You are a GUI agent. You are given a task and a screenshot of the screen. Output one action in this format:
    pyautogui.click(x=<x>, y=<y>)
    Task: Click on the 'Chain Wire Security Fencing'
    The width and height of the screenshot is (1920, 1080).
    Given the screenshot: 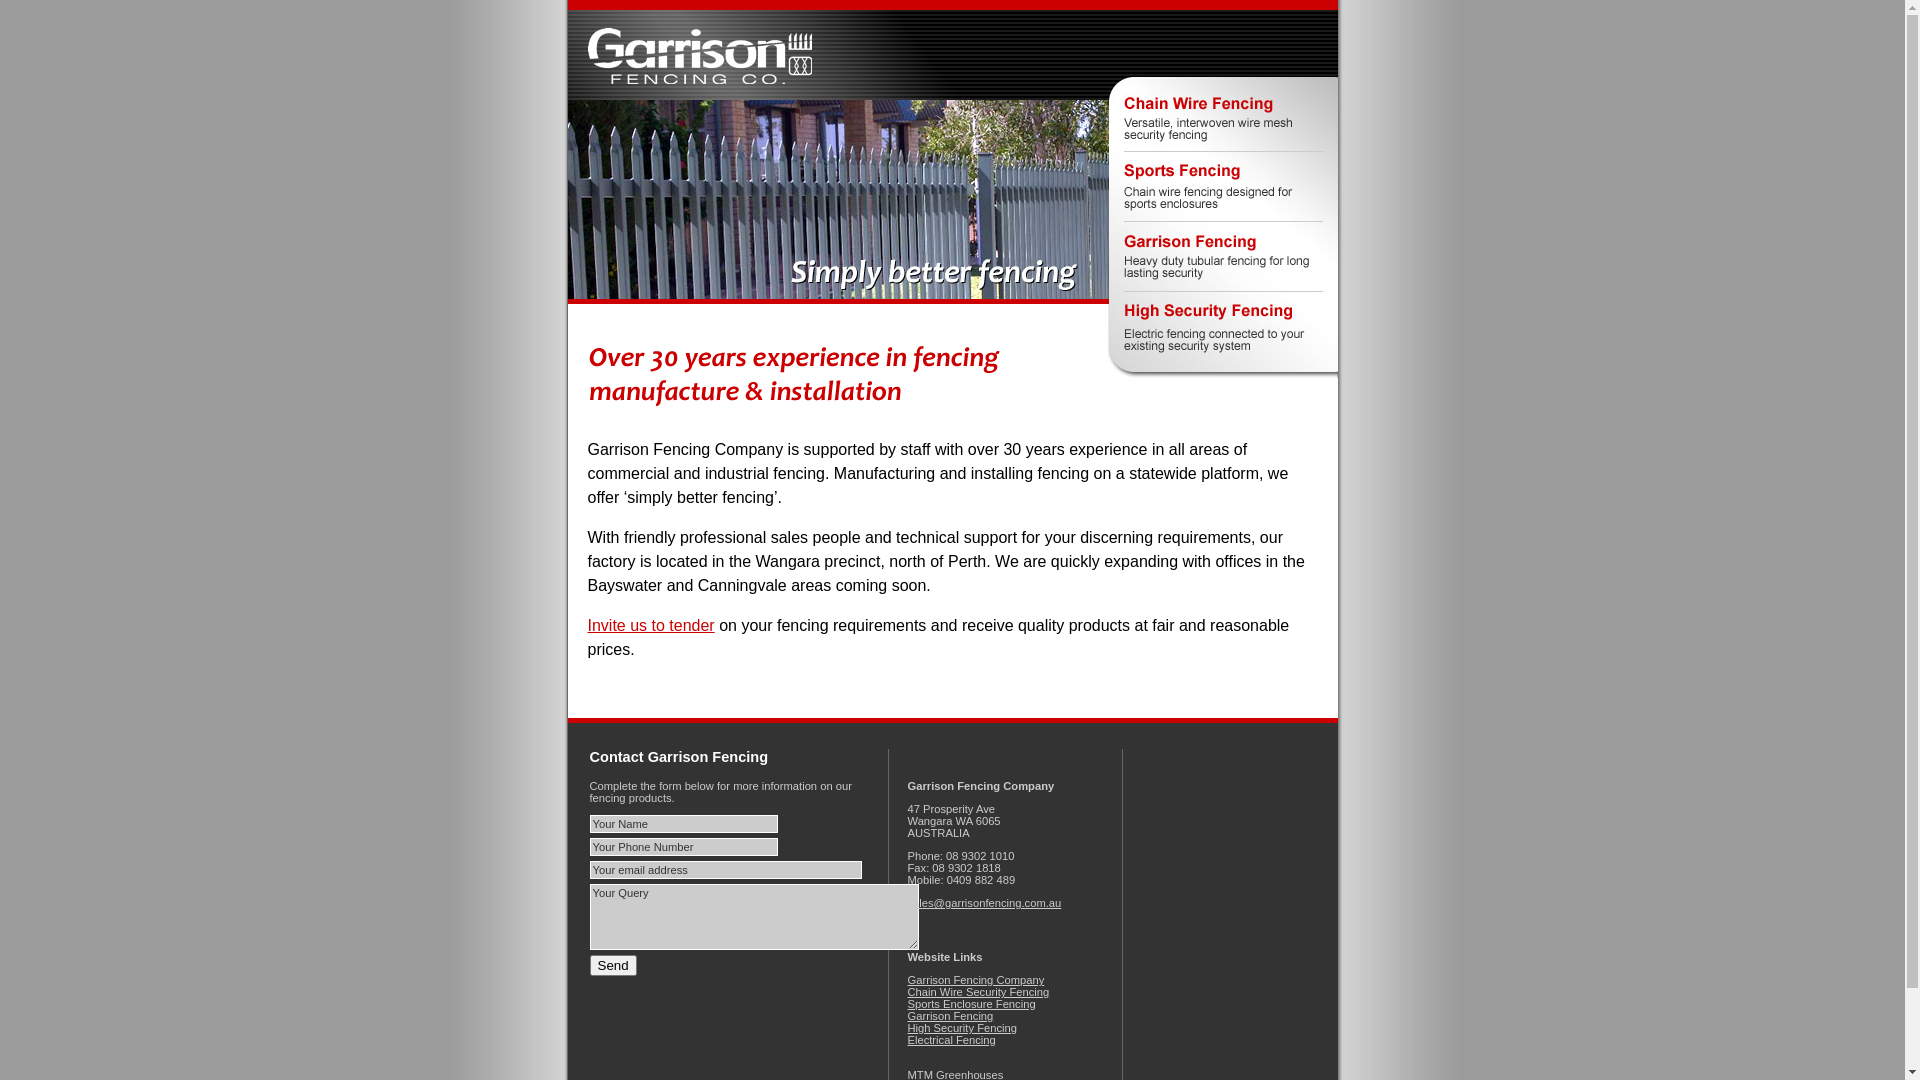 What is the action you would take?
    pyautogui.click(x=979, y=991)
    